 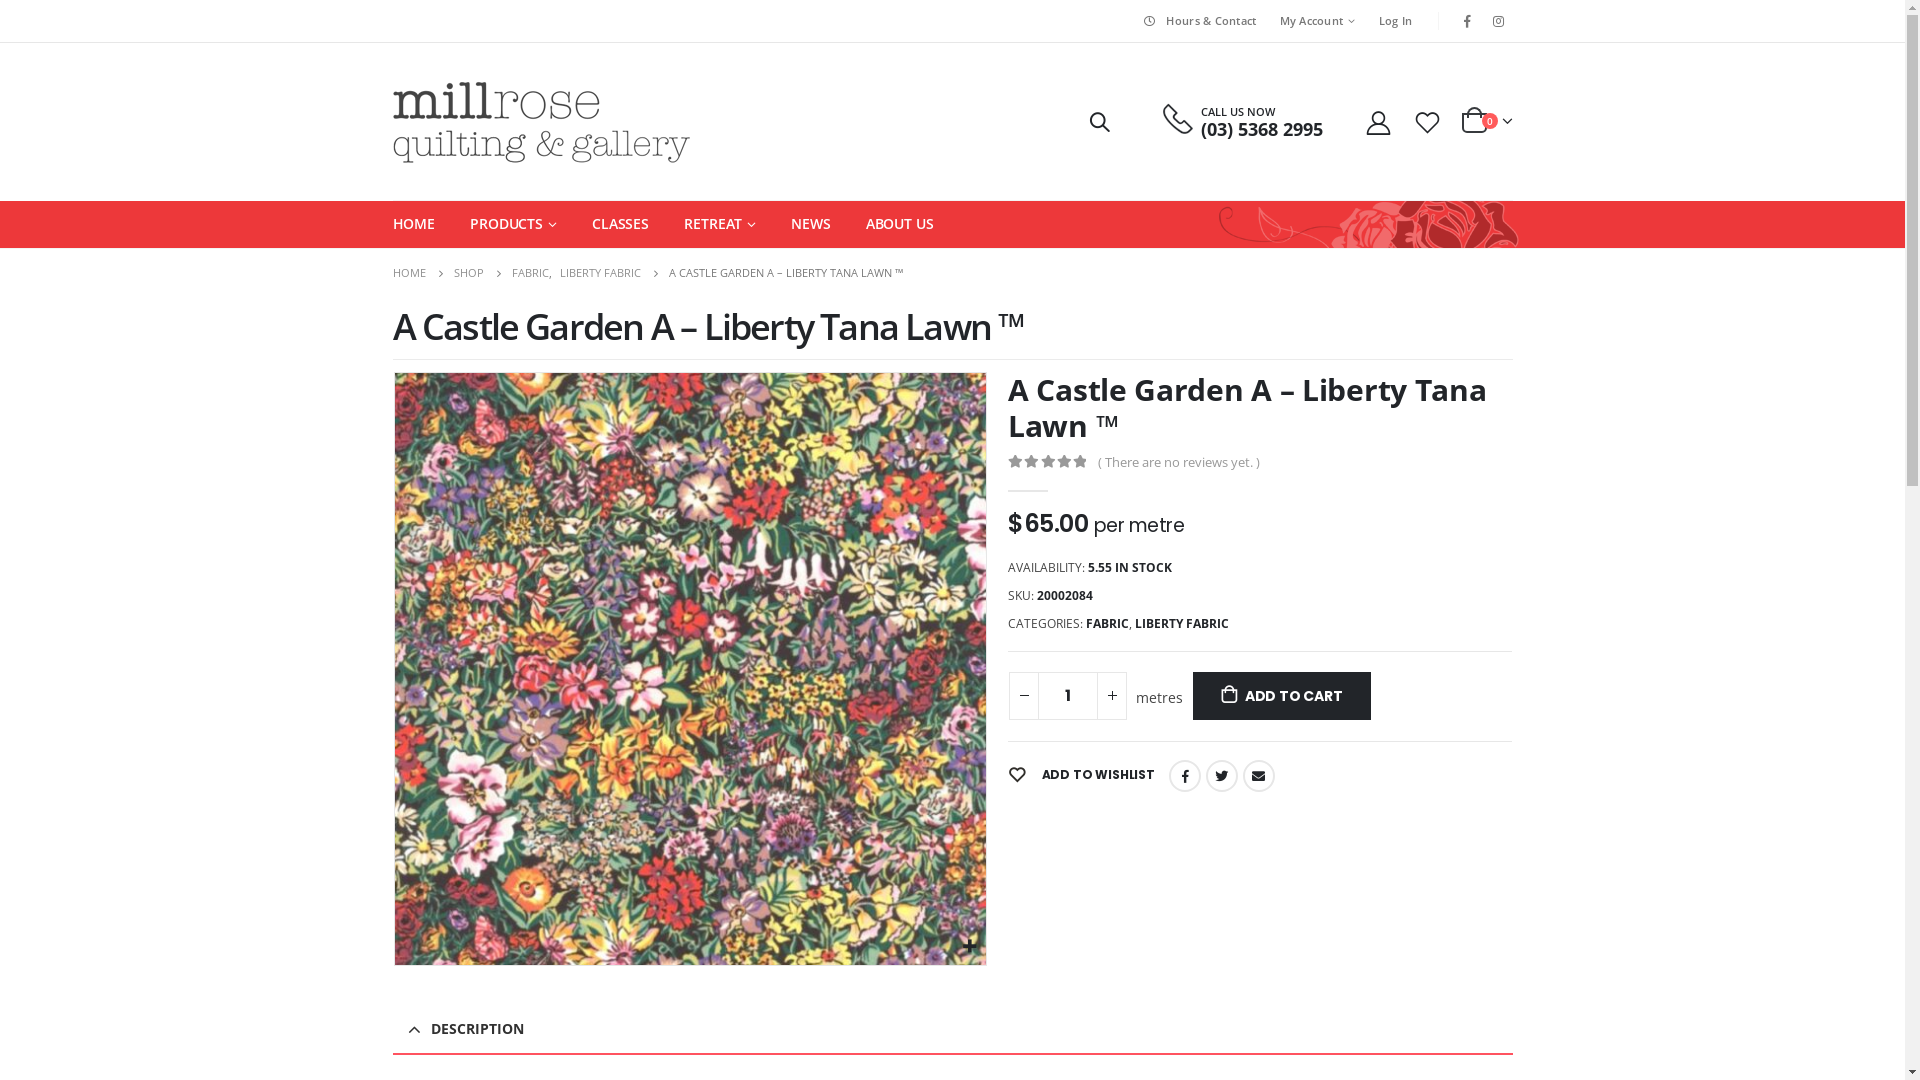 I want to click on '-', so click(x=1008, y=694).